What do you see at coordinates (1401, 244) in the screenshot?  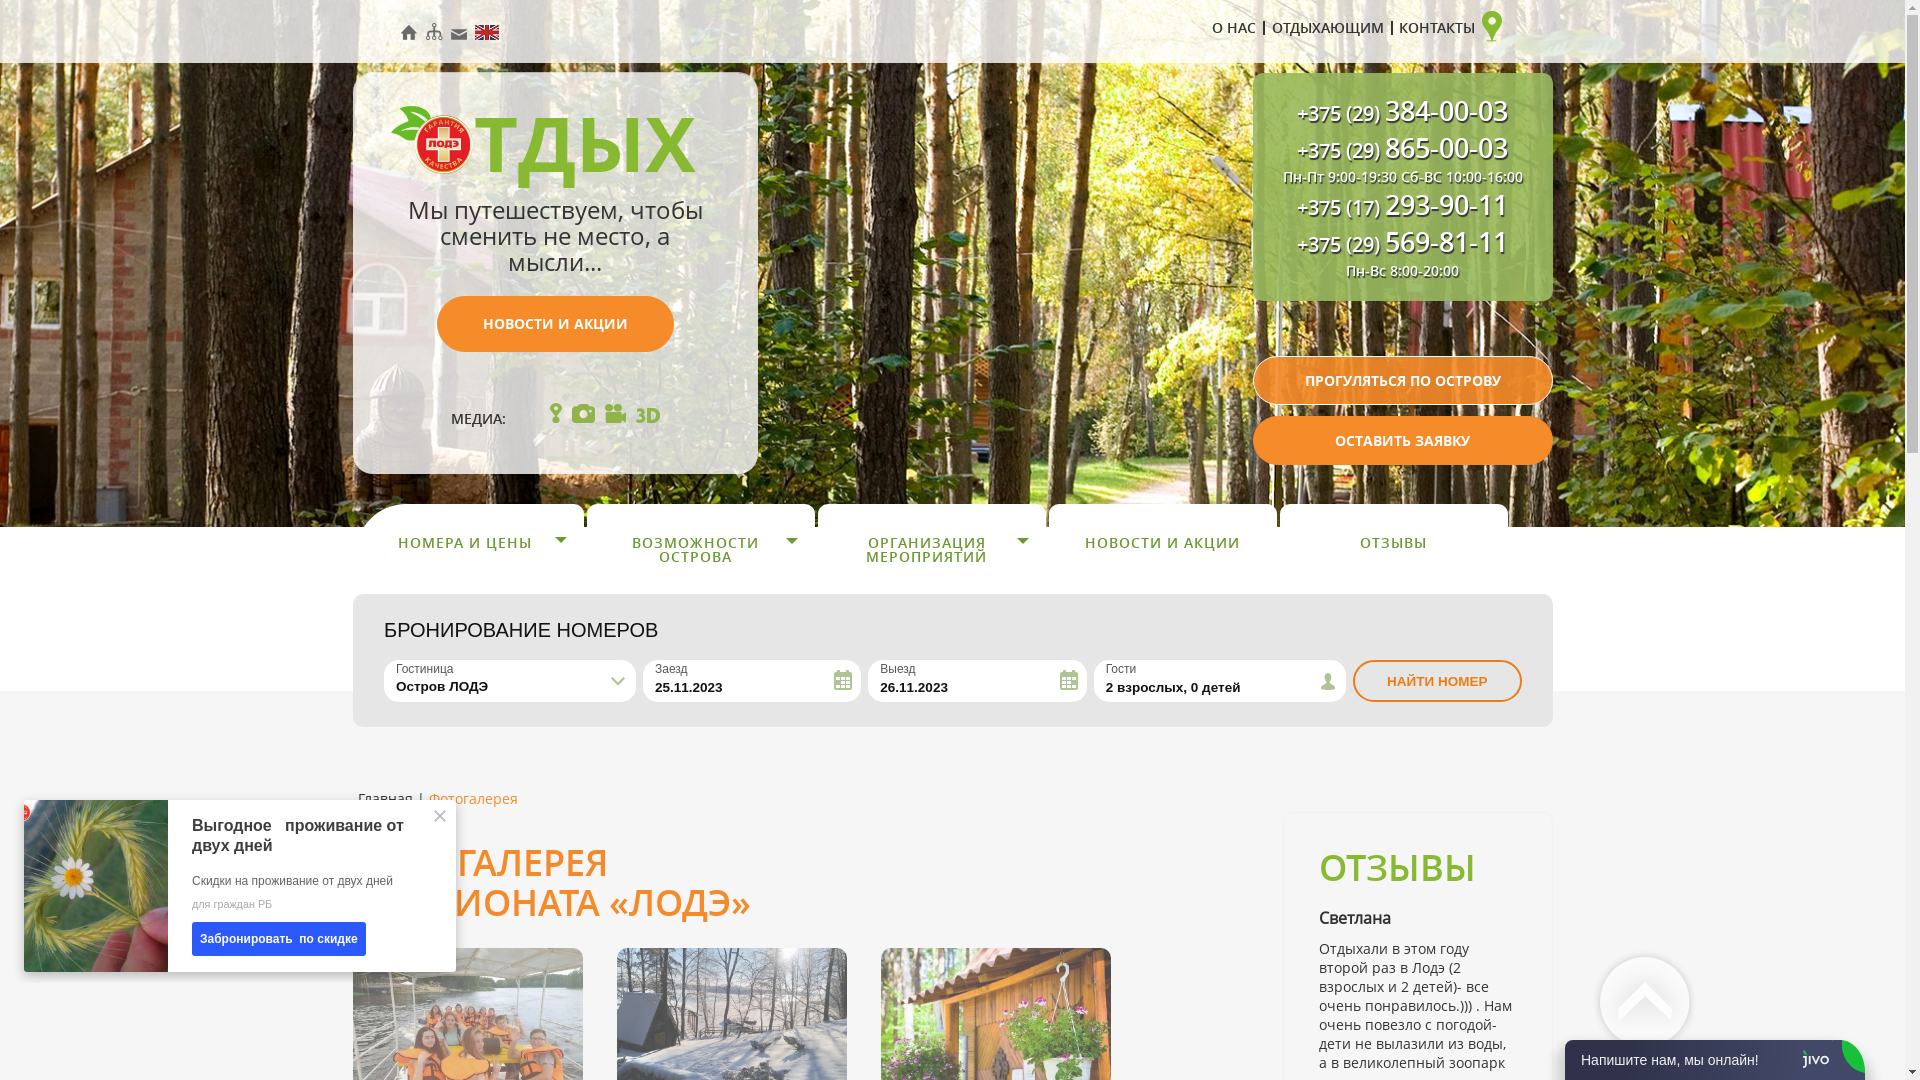 I see `'+375 (29) 569-81-11'` at bounding box center [1401, 244].